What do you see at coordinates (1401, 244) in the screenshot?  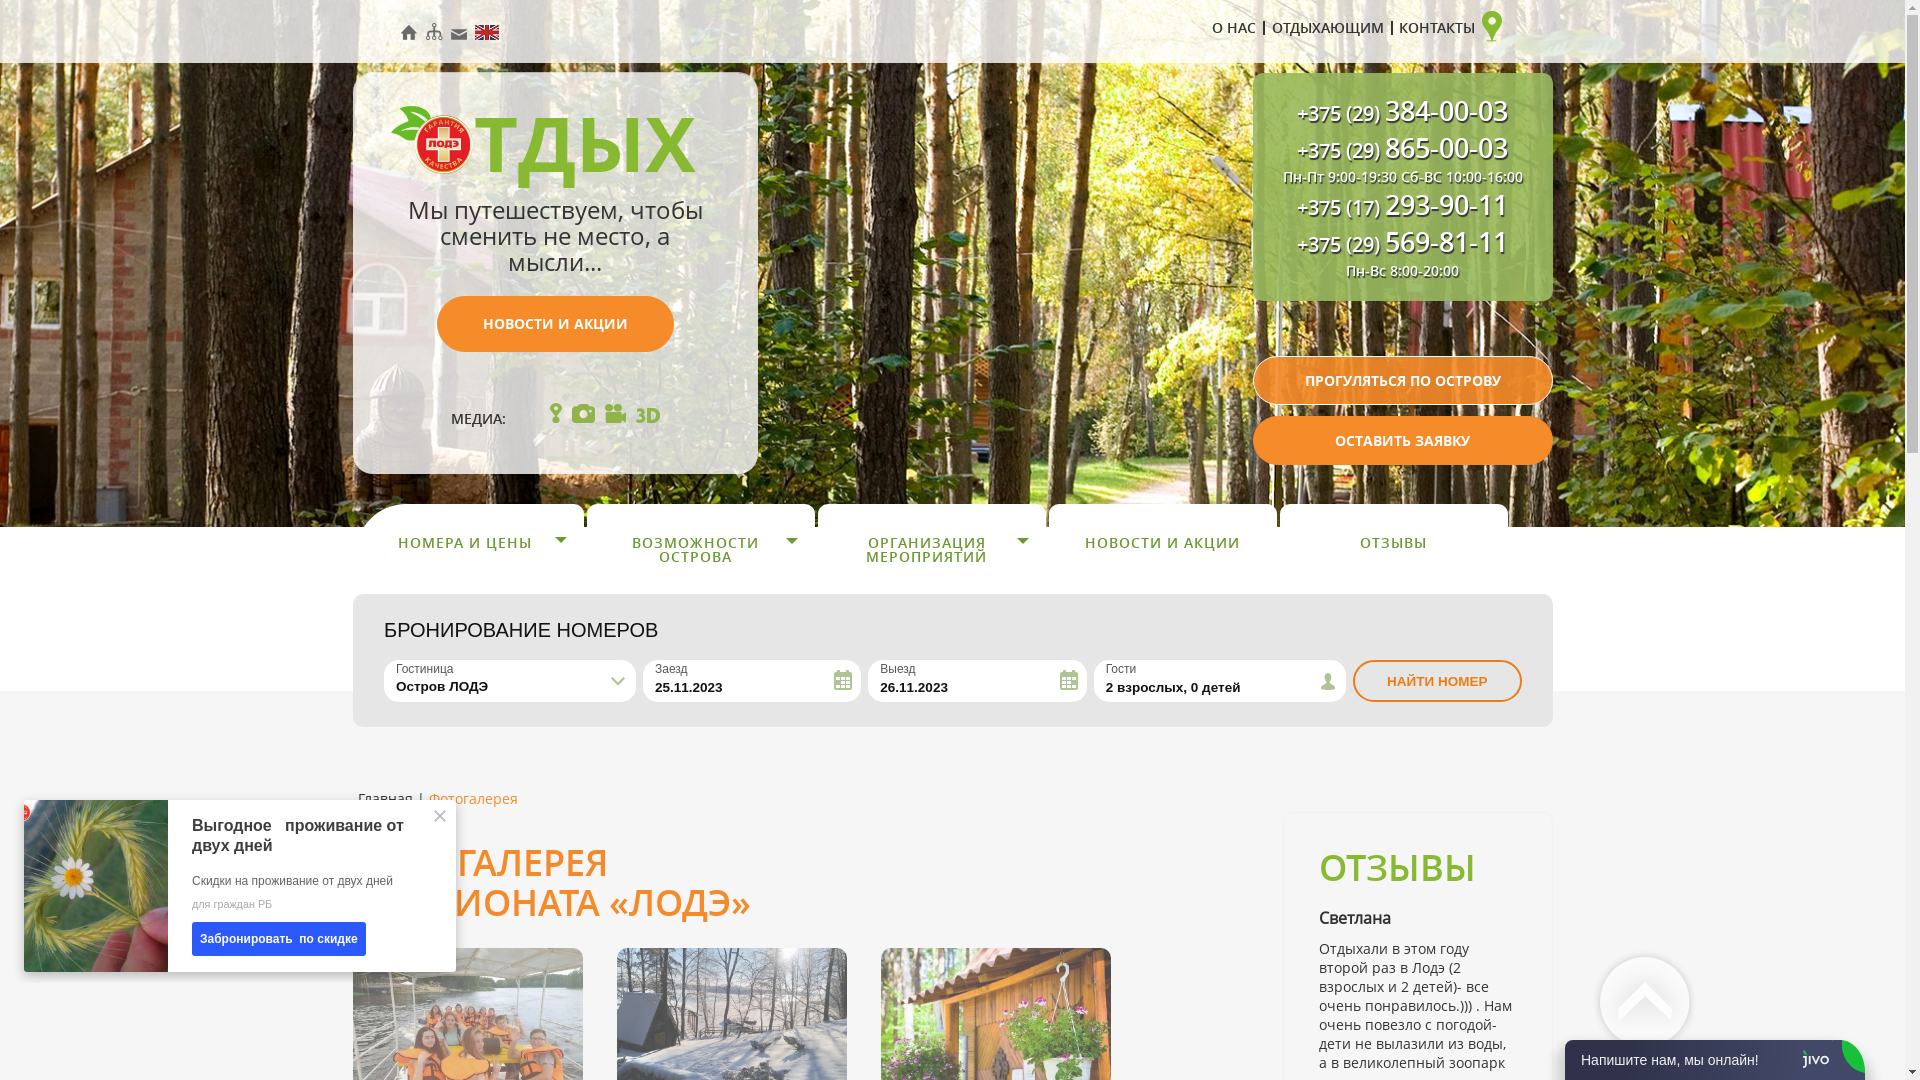 I see `'+375 (29) 569-81-11'` at bounding box center [1401, 244].